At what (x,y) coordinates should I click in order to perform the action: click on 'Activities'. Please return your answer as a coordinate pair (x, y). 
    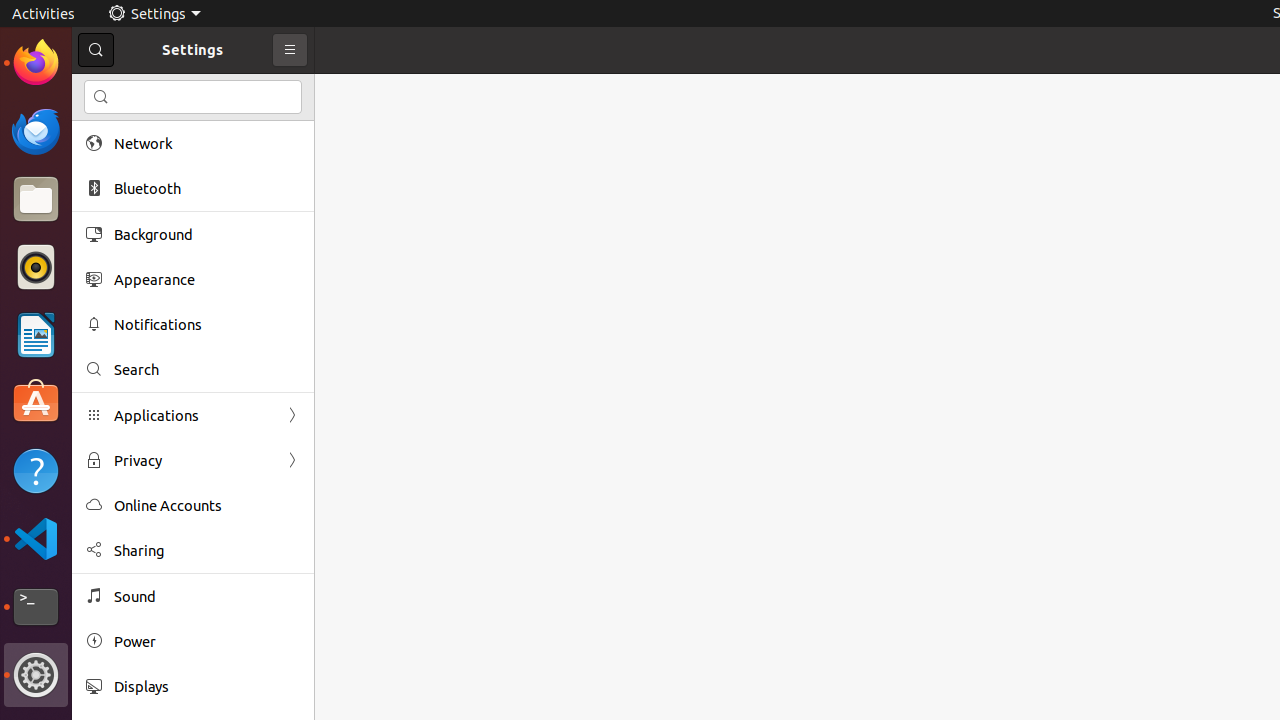
    Looking at the image, I should click on (43, 13).